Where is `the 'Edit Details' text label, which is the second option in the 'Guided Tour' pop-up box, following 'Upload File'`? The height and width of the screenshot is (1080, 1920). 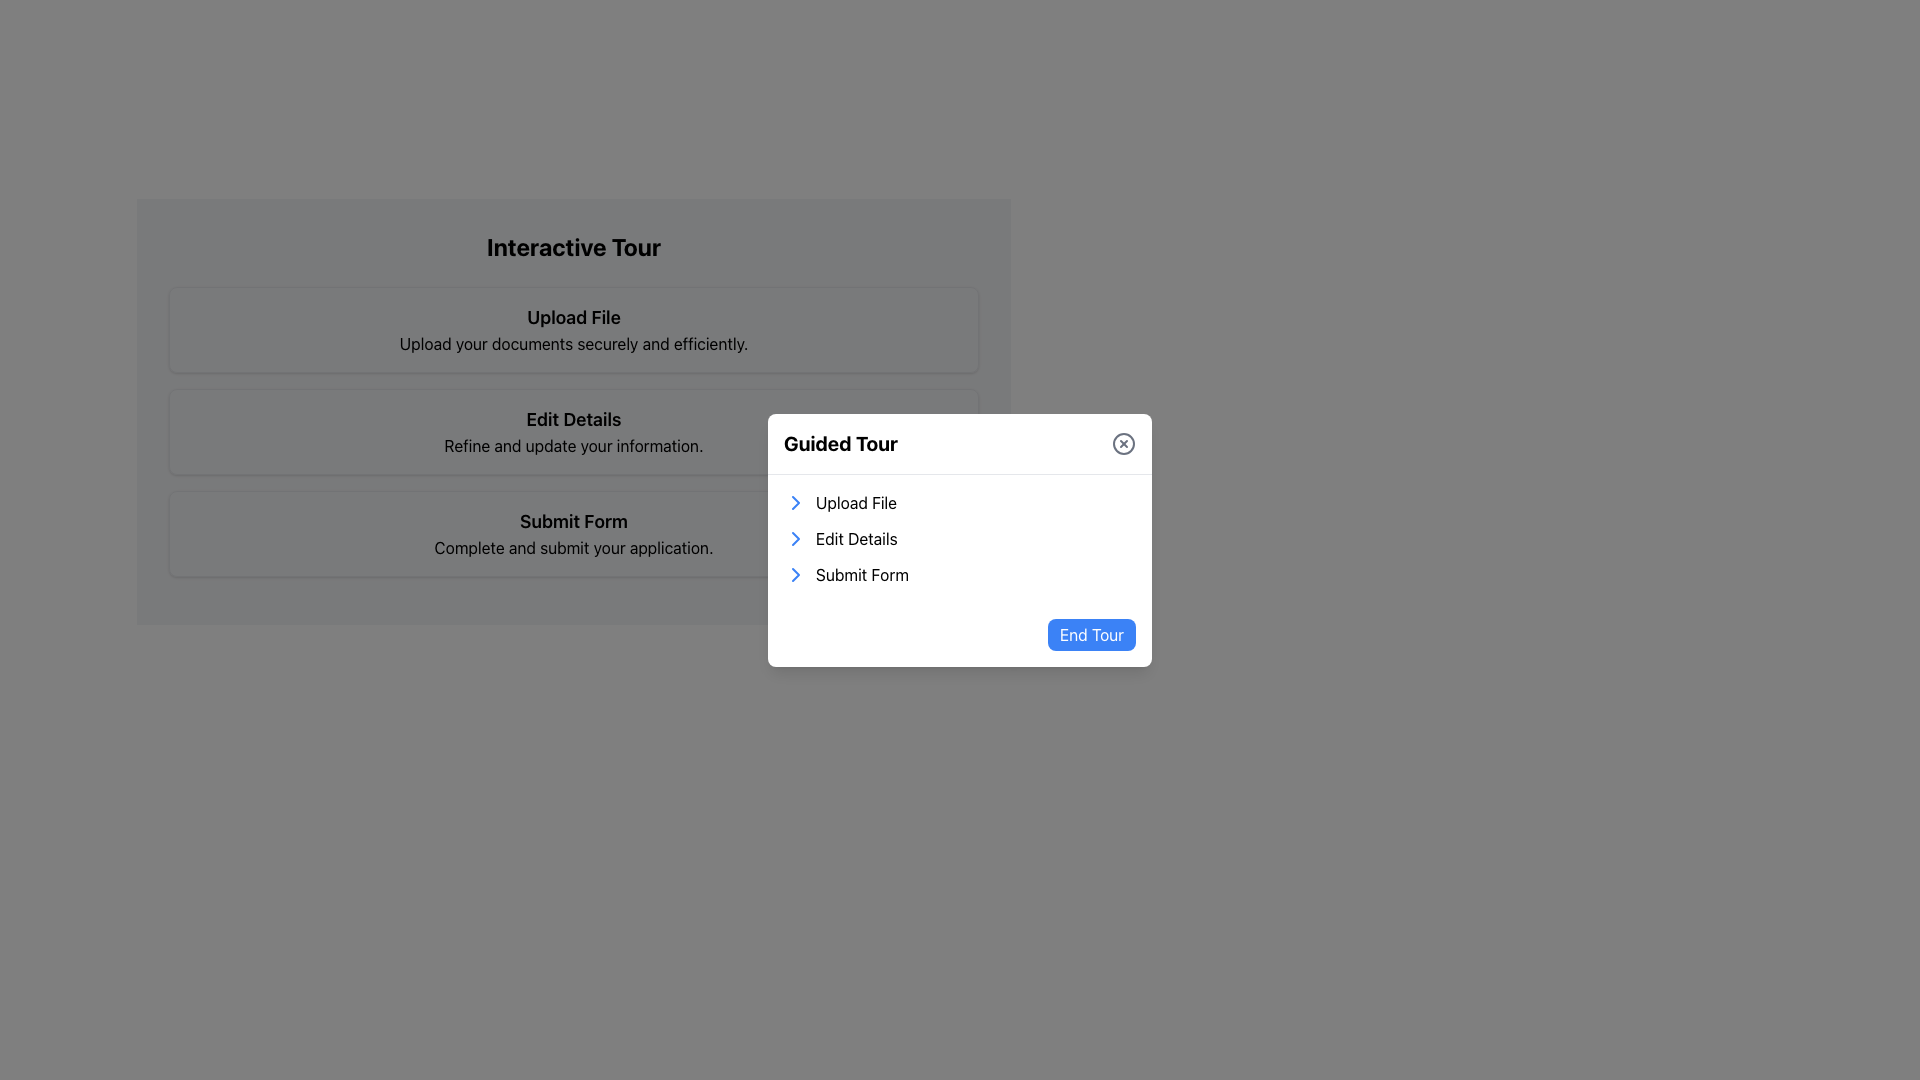
the 'Edit Details' text label, which is the second option in the 'Guided Tour' pop-up box, following 'Upload File' is located at coordinates (856, 537).